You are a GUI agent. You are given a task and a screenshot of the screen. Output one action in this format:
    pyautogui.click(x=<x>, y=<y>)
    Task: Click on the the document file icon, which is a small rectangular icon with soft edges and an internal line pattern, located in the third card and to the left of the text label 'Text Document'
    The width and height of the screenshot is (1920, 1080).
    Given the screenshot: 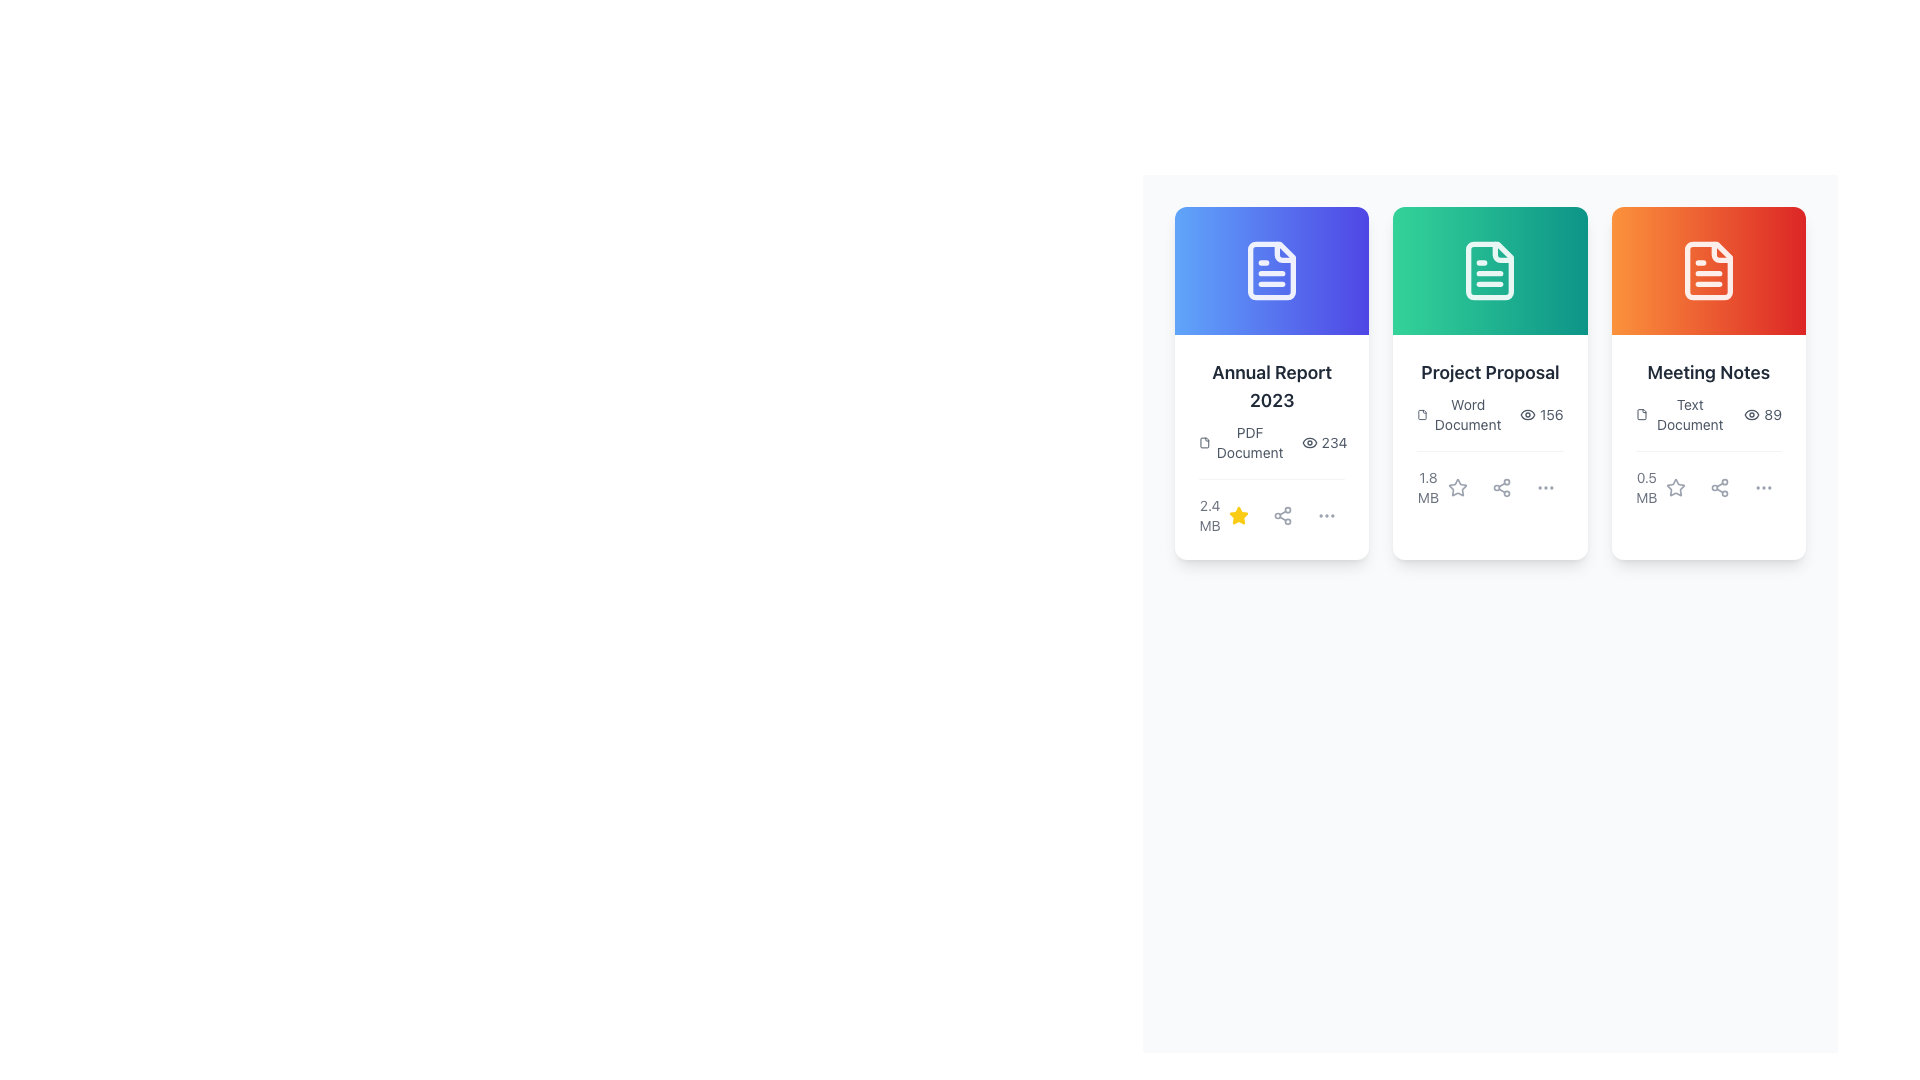 What is the action you would take?
    pyautogui.click(x=1641, y=414)
    